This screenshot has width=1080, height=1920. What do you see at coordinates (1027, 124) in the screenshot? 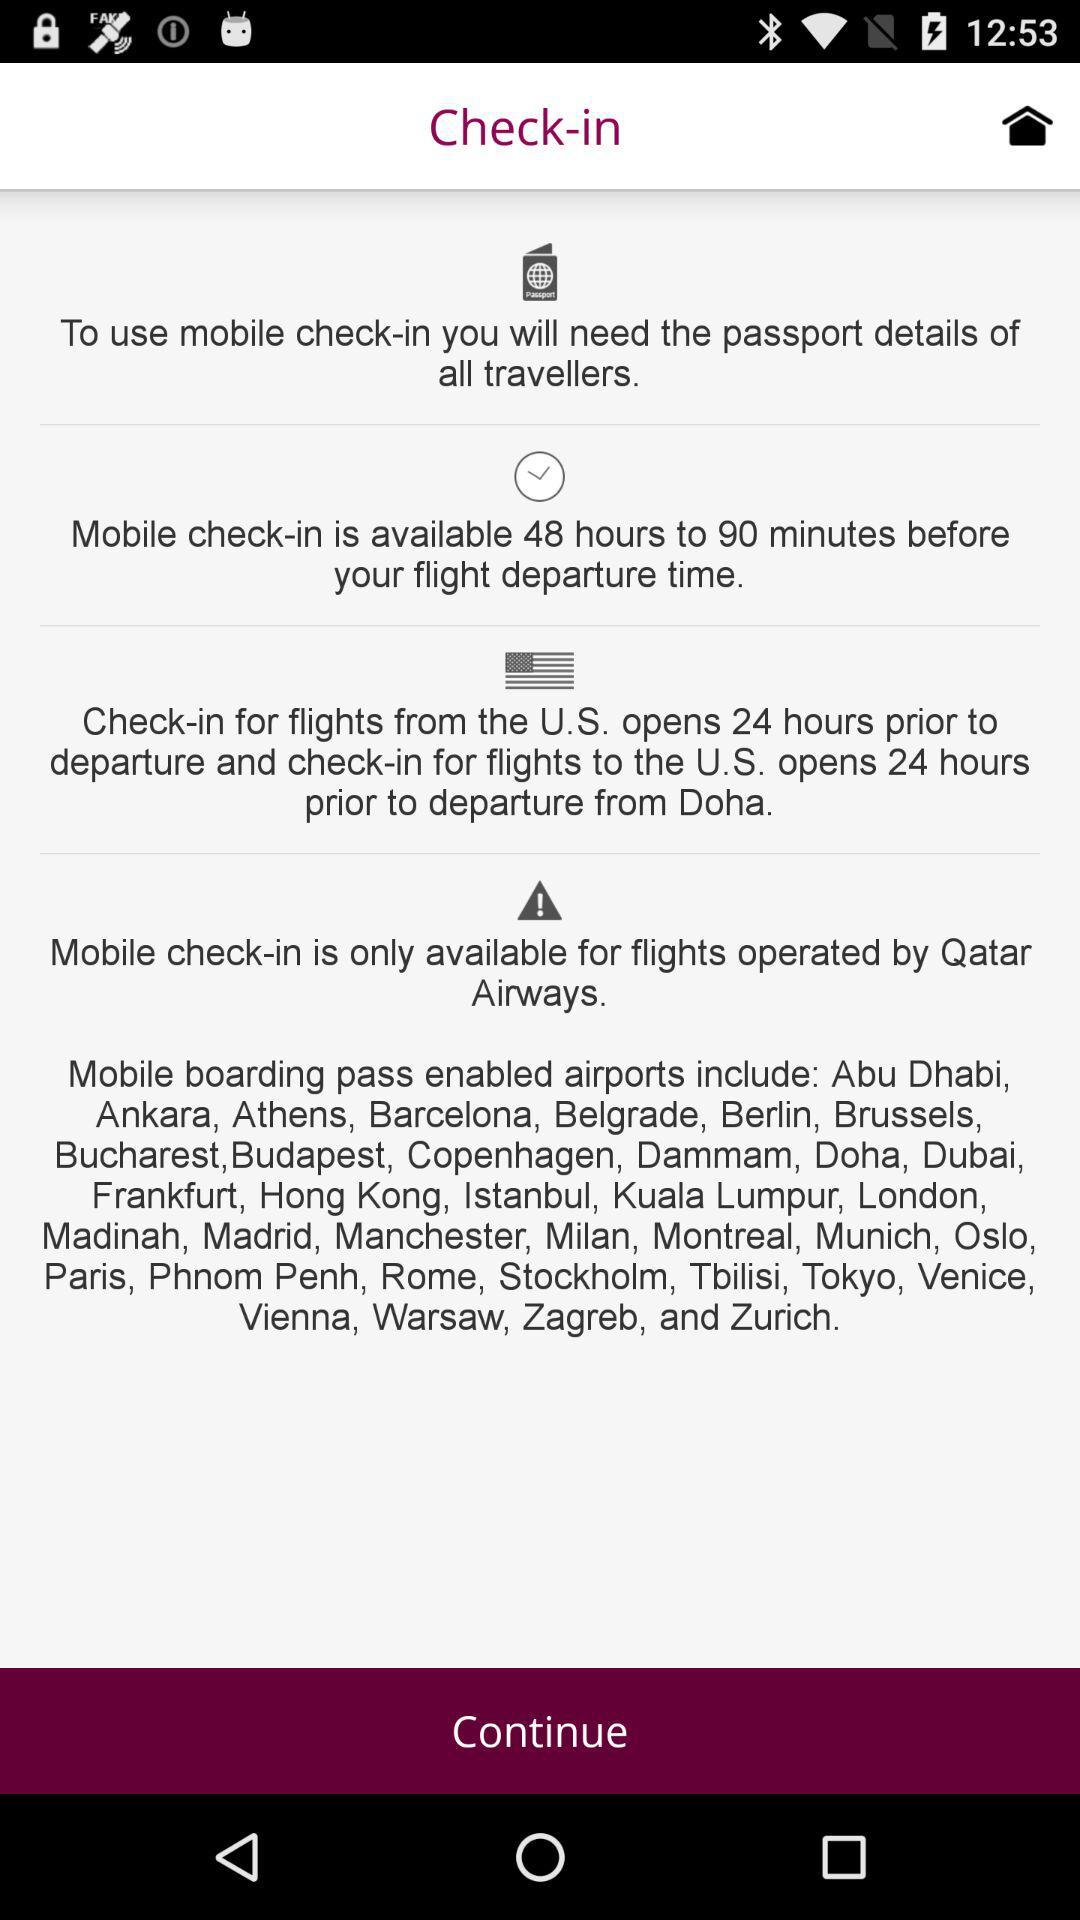
I see `home` at bounding box center [1027, 124].